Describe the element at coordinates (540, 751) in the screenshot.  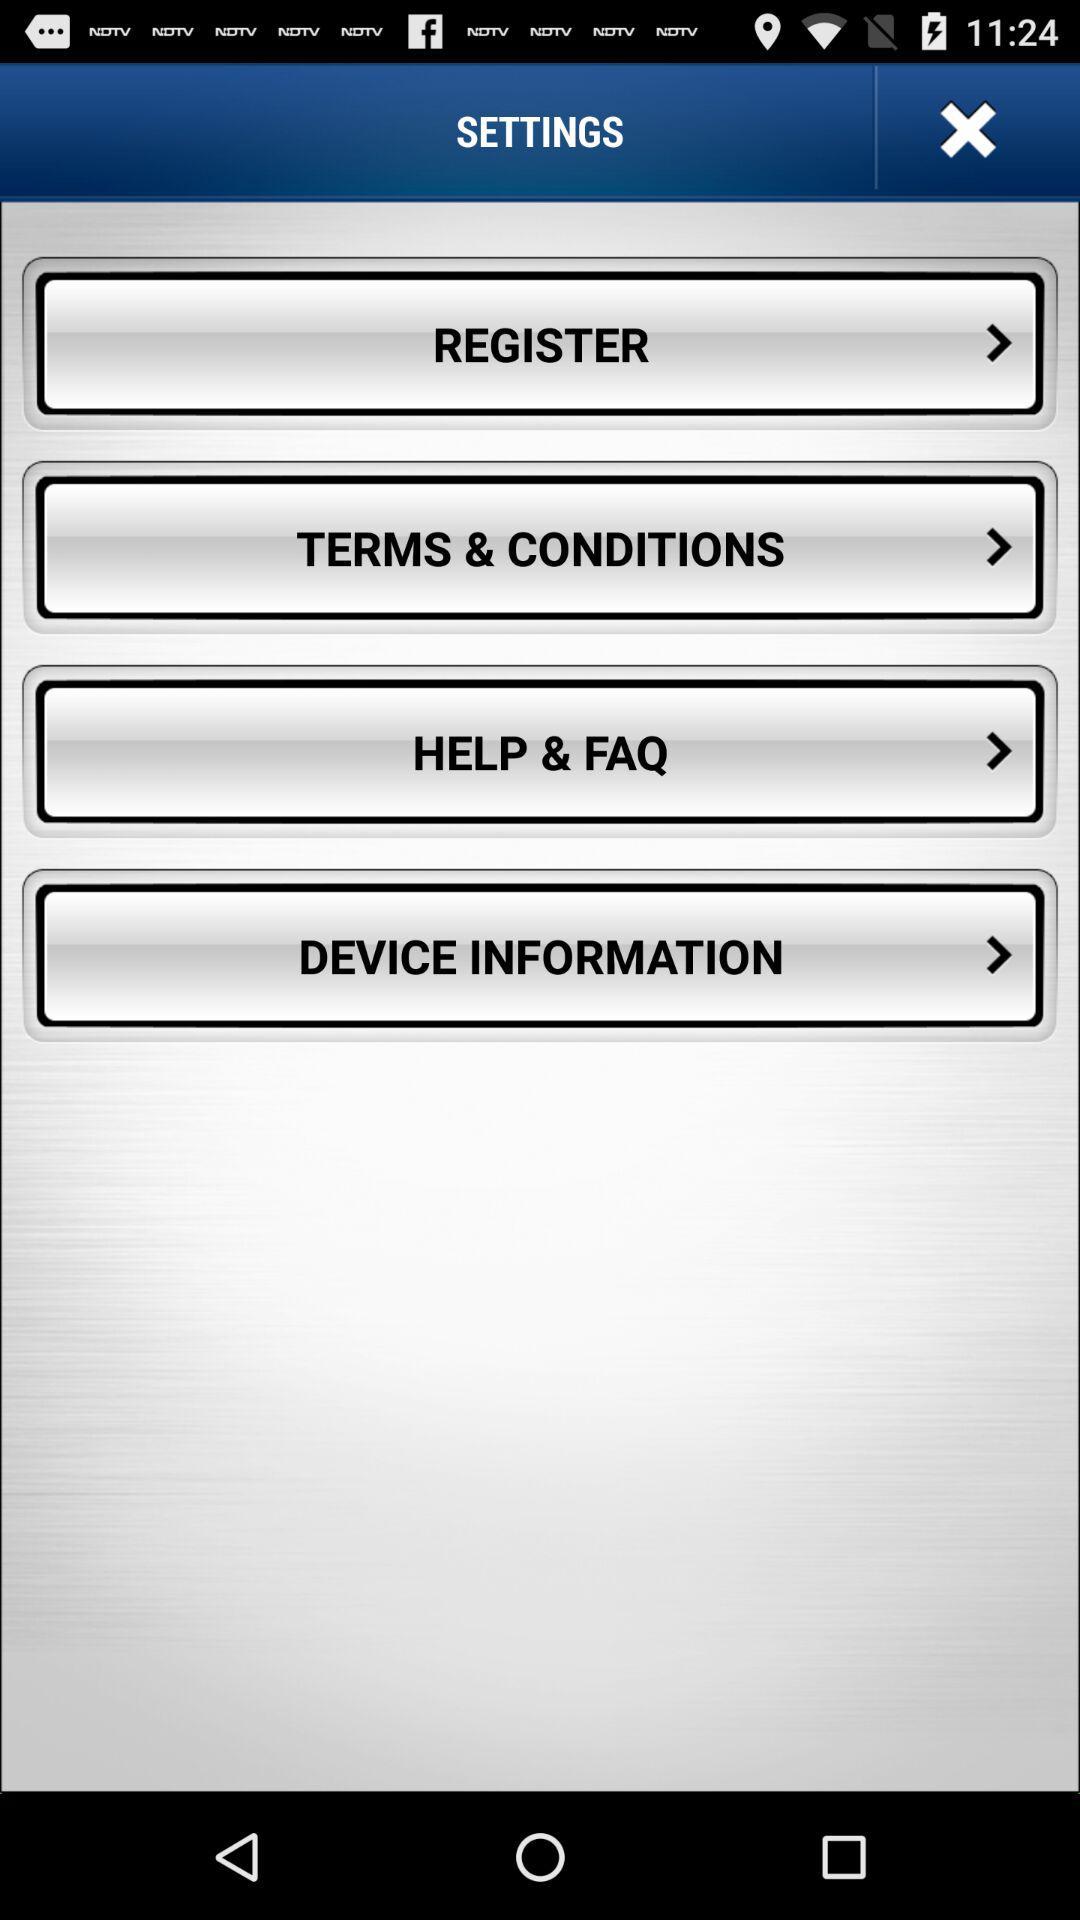
I see `the button below terms & conditions icon` at that location.